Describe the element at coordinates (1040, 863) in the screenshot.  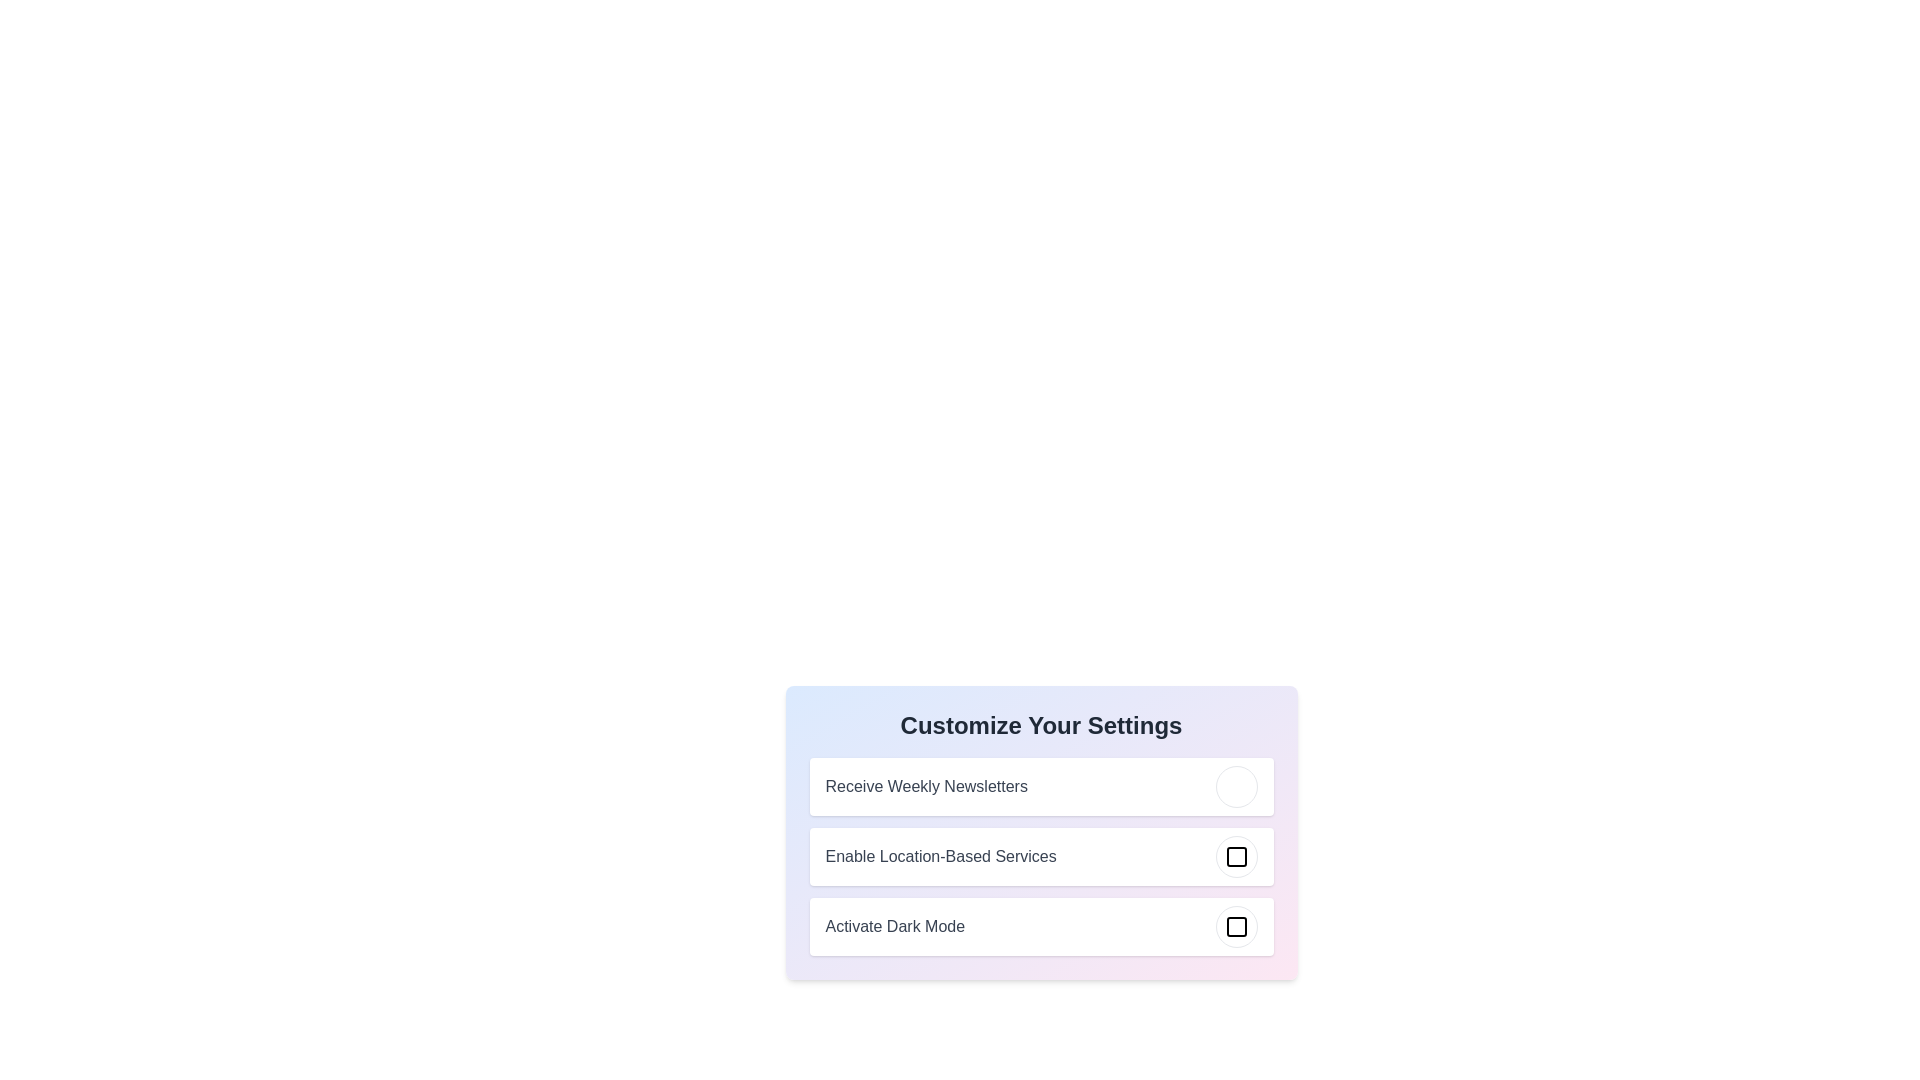
I see `the toggle button for 'Enable Location-Based Services'` at that location.